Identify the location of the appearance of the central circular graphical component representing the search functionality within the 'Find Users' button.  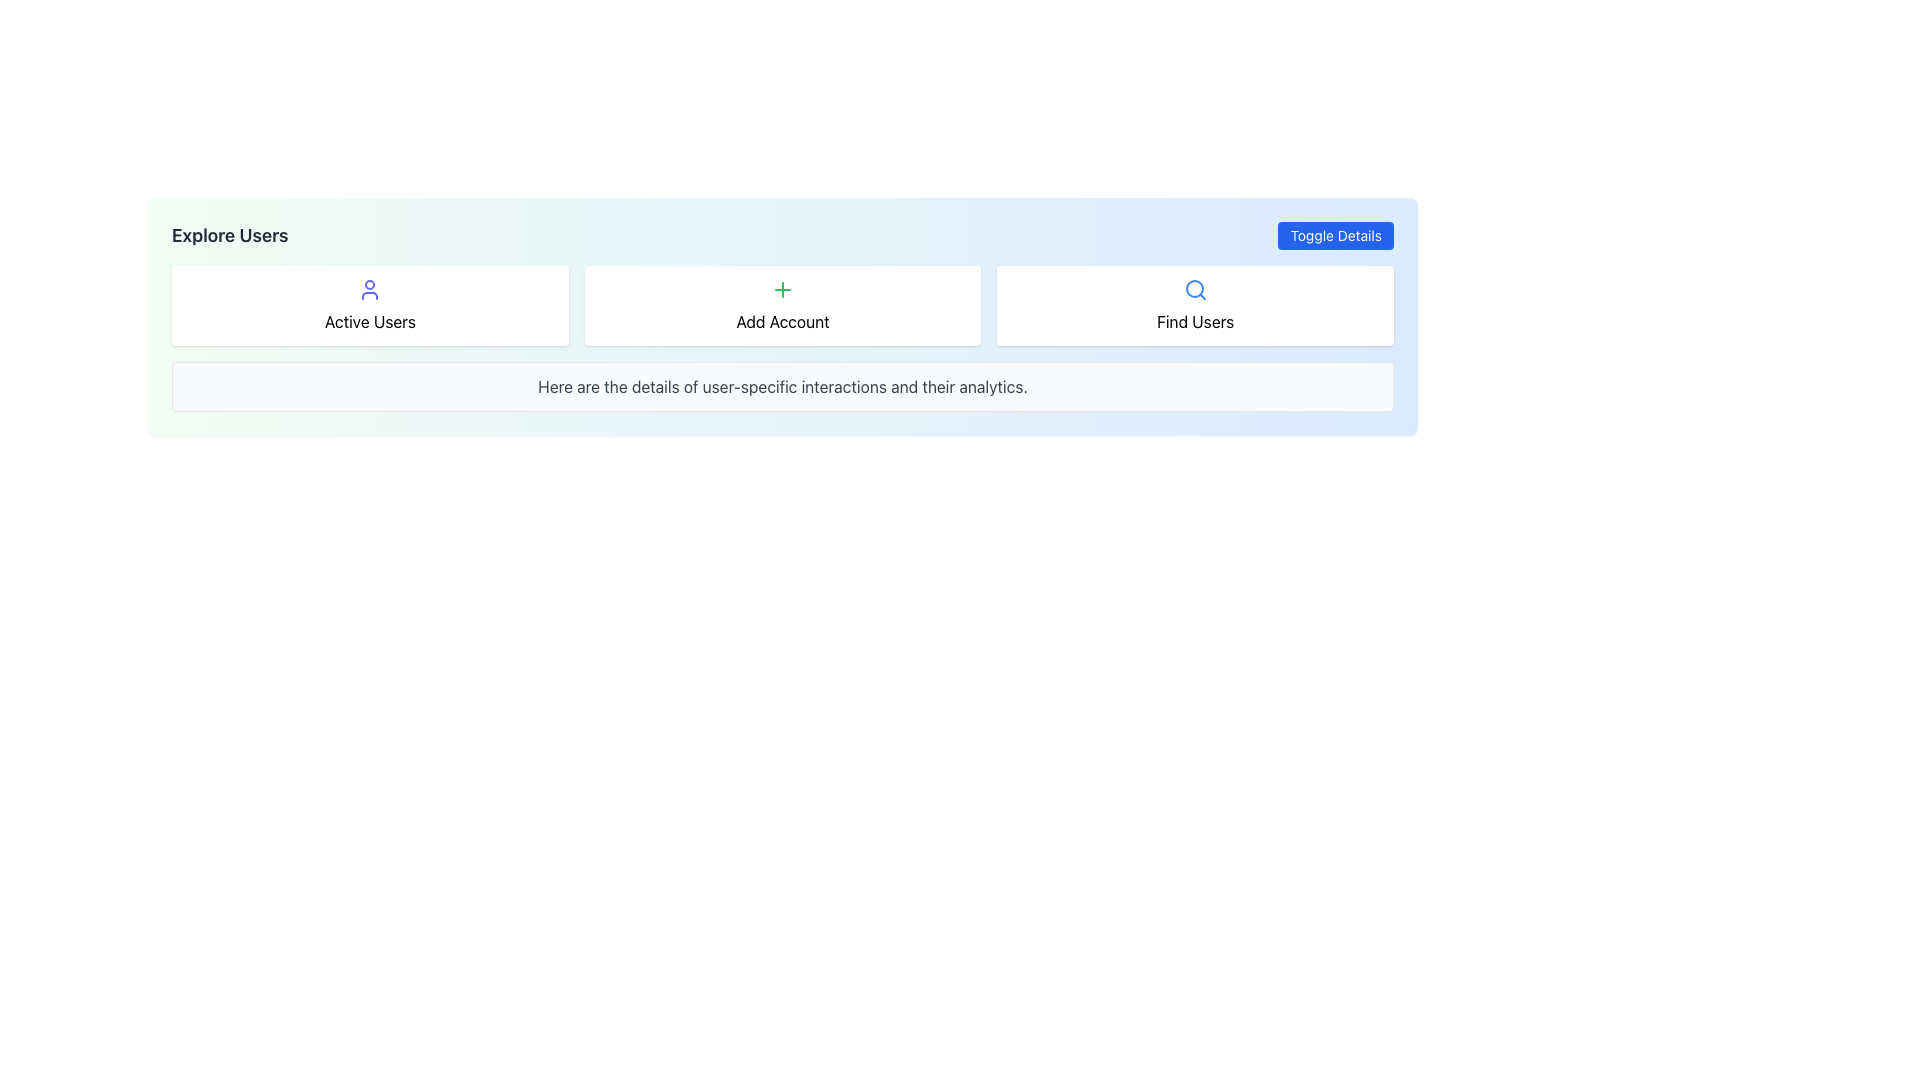
(1194, 289).